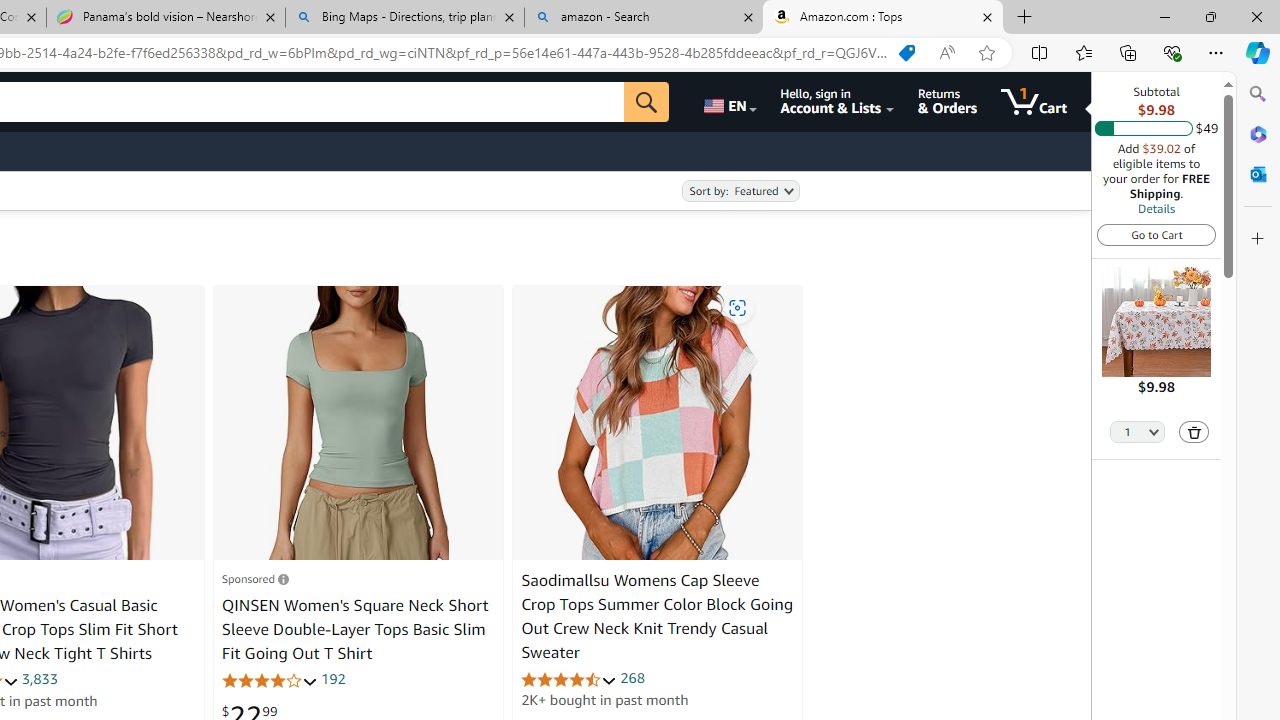  Describe the element at coordinates (39, 677) in the screenshot. I see `'3,833'` at that location.